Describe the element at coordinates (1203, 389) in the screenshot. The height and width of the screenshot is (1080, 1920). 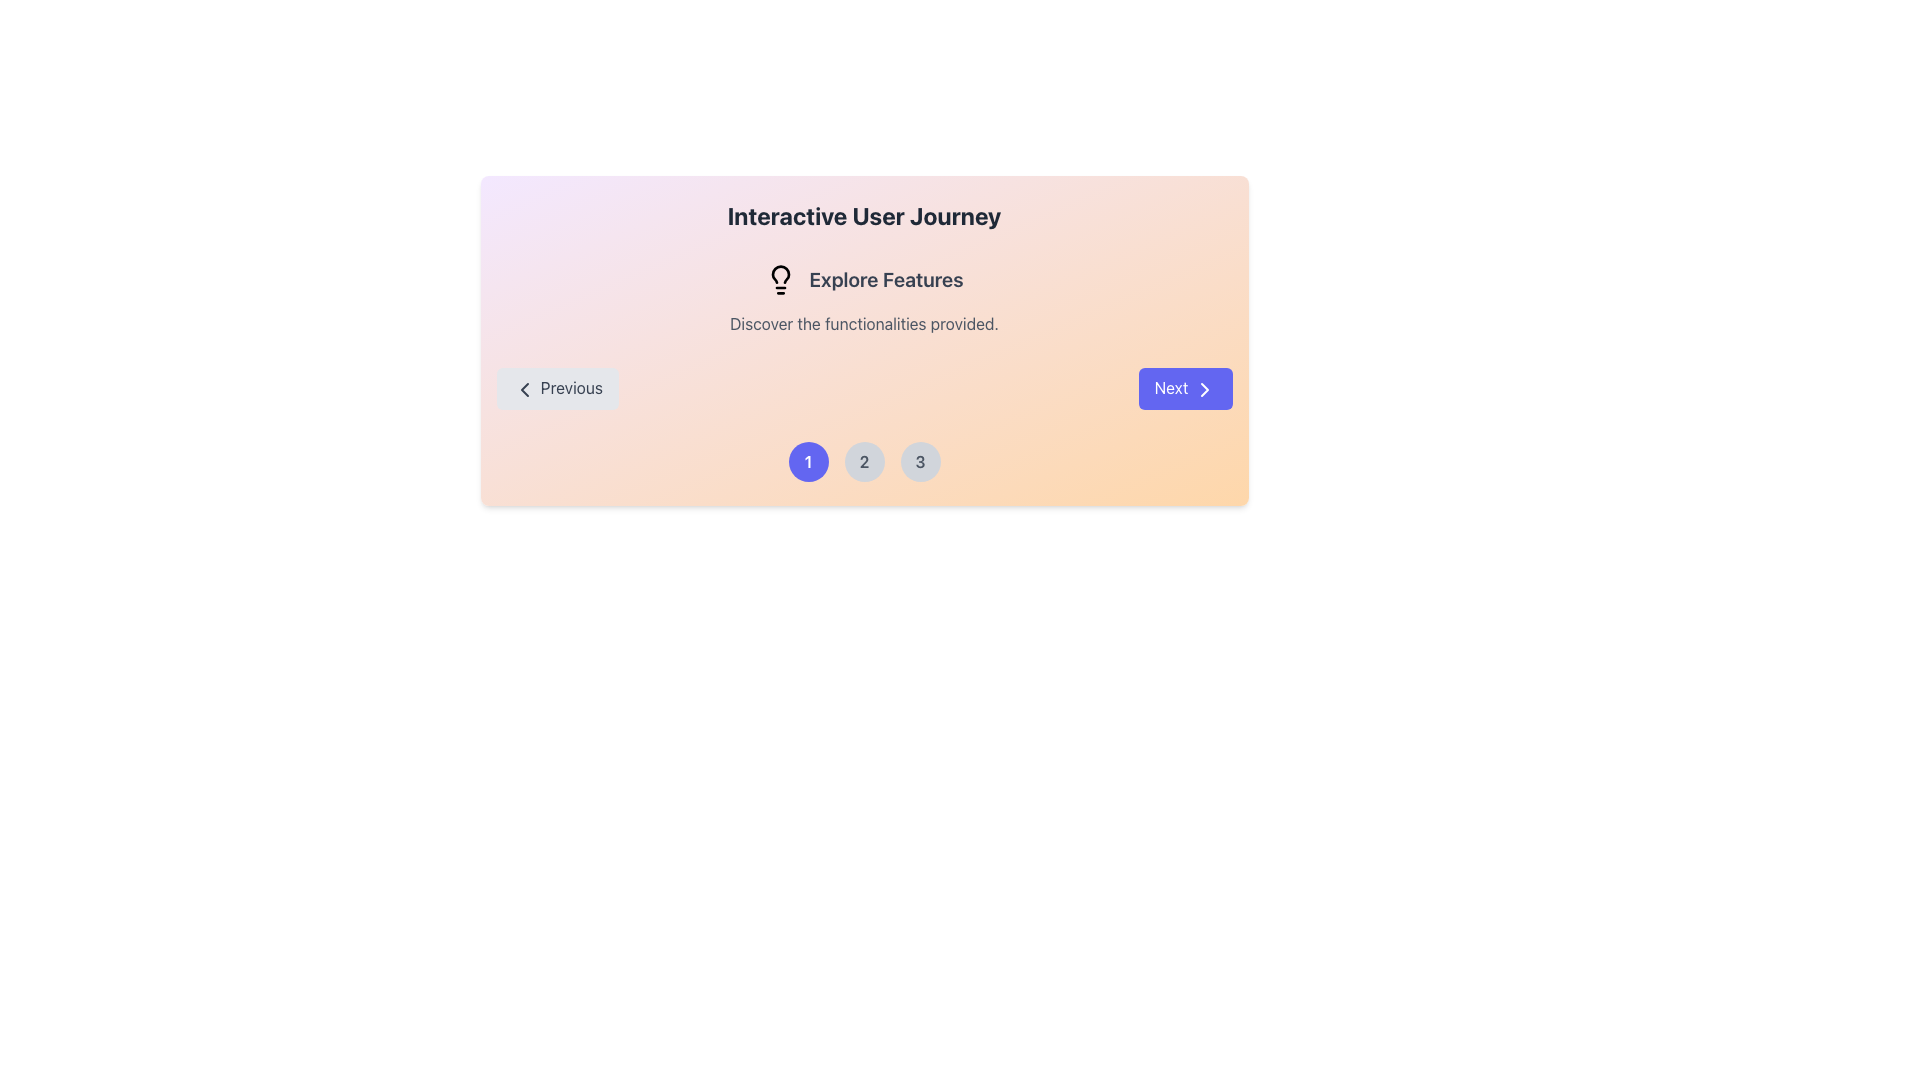
I see `the right-pointing chevron icon inside the blue 'Next' button located at the bottom-right section of the interface` at that location.